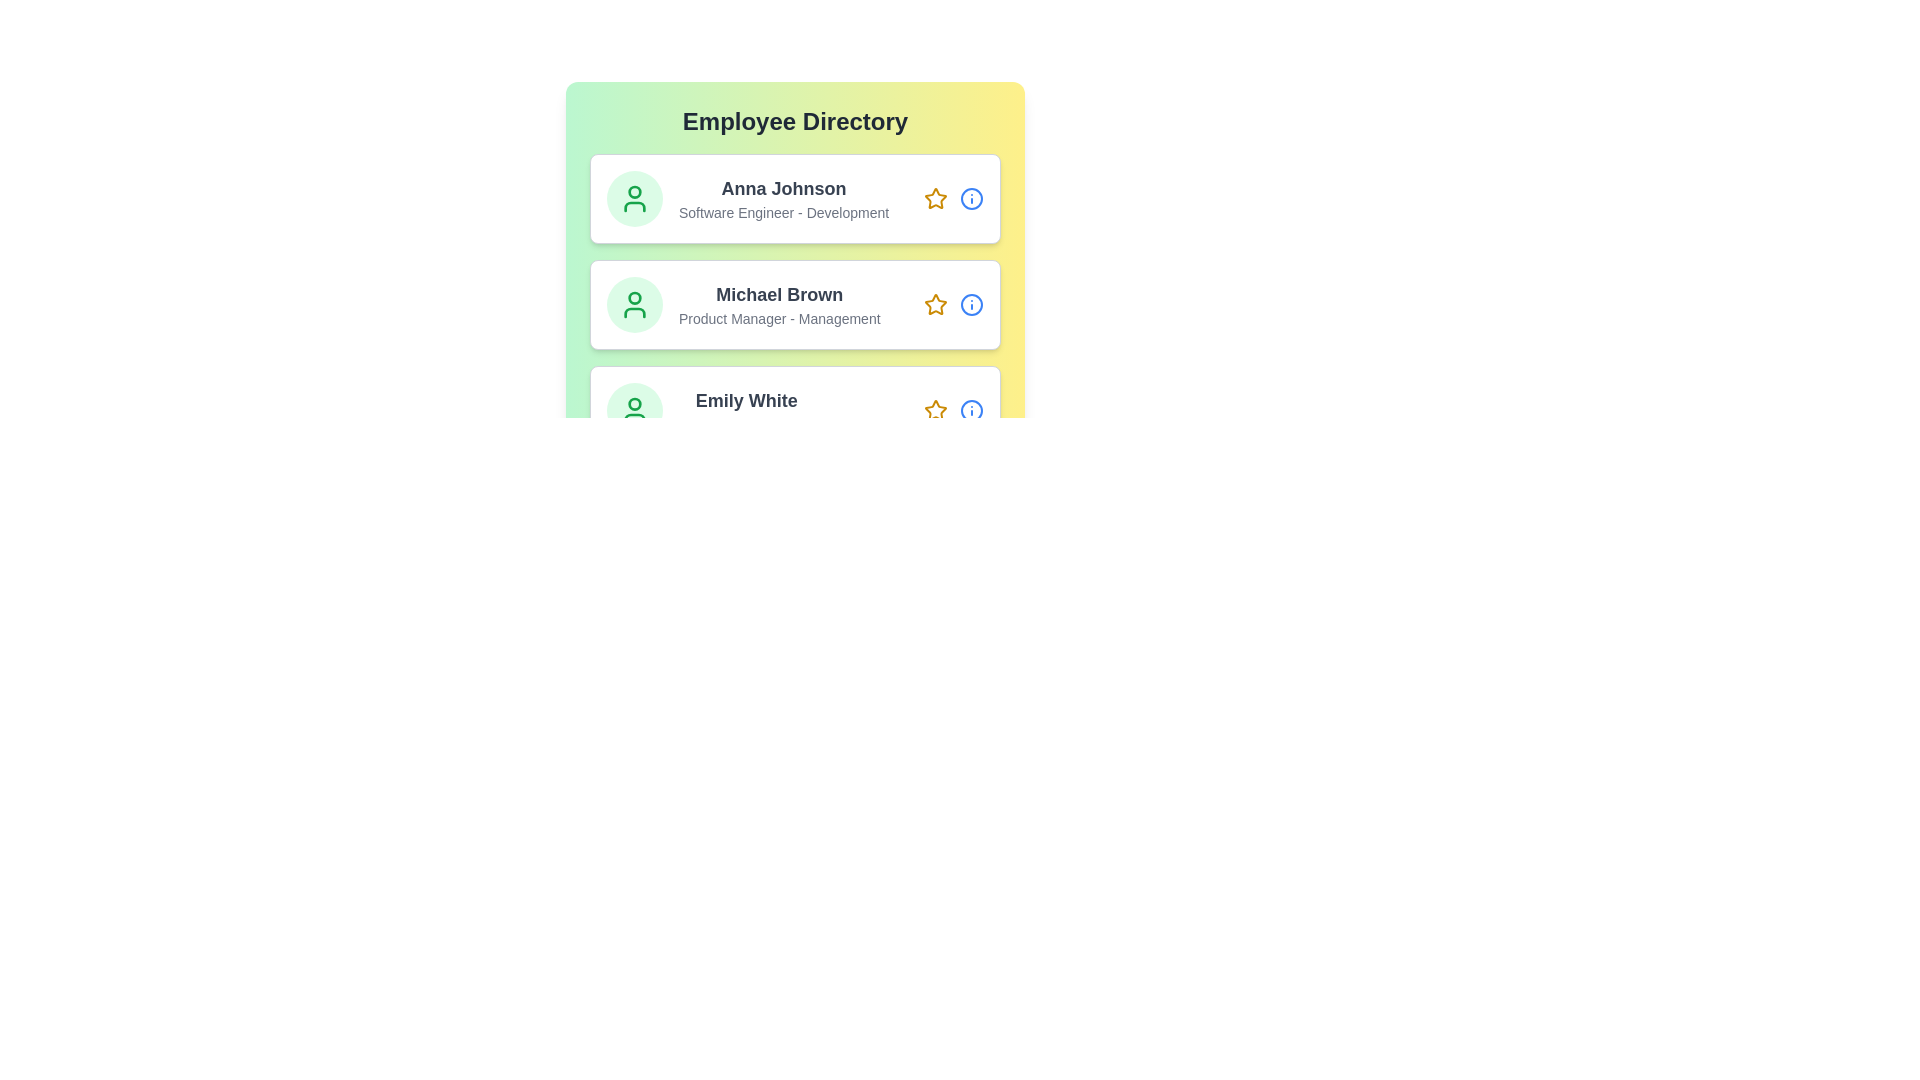  I want to click on information icon for the employee card of Michael Brown, so click(971, 304).